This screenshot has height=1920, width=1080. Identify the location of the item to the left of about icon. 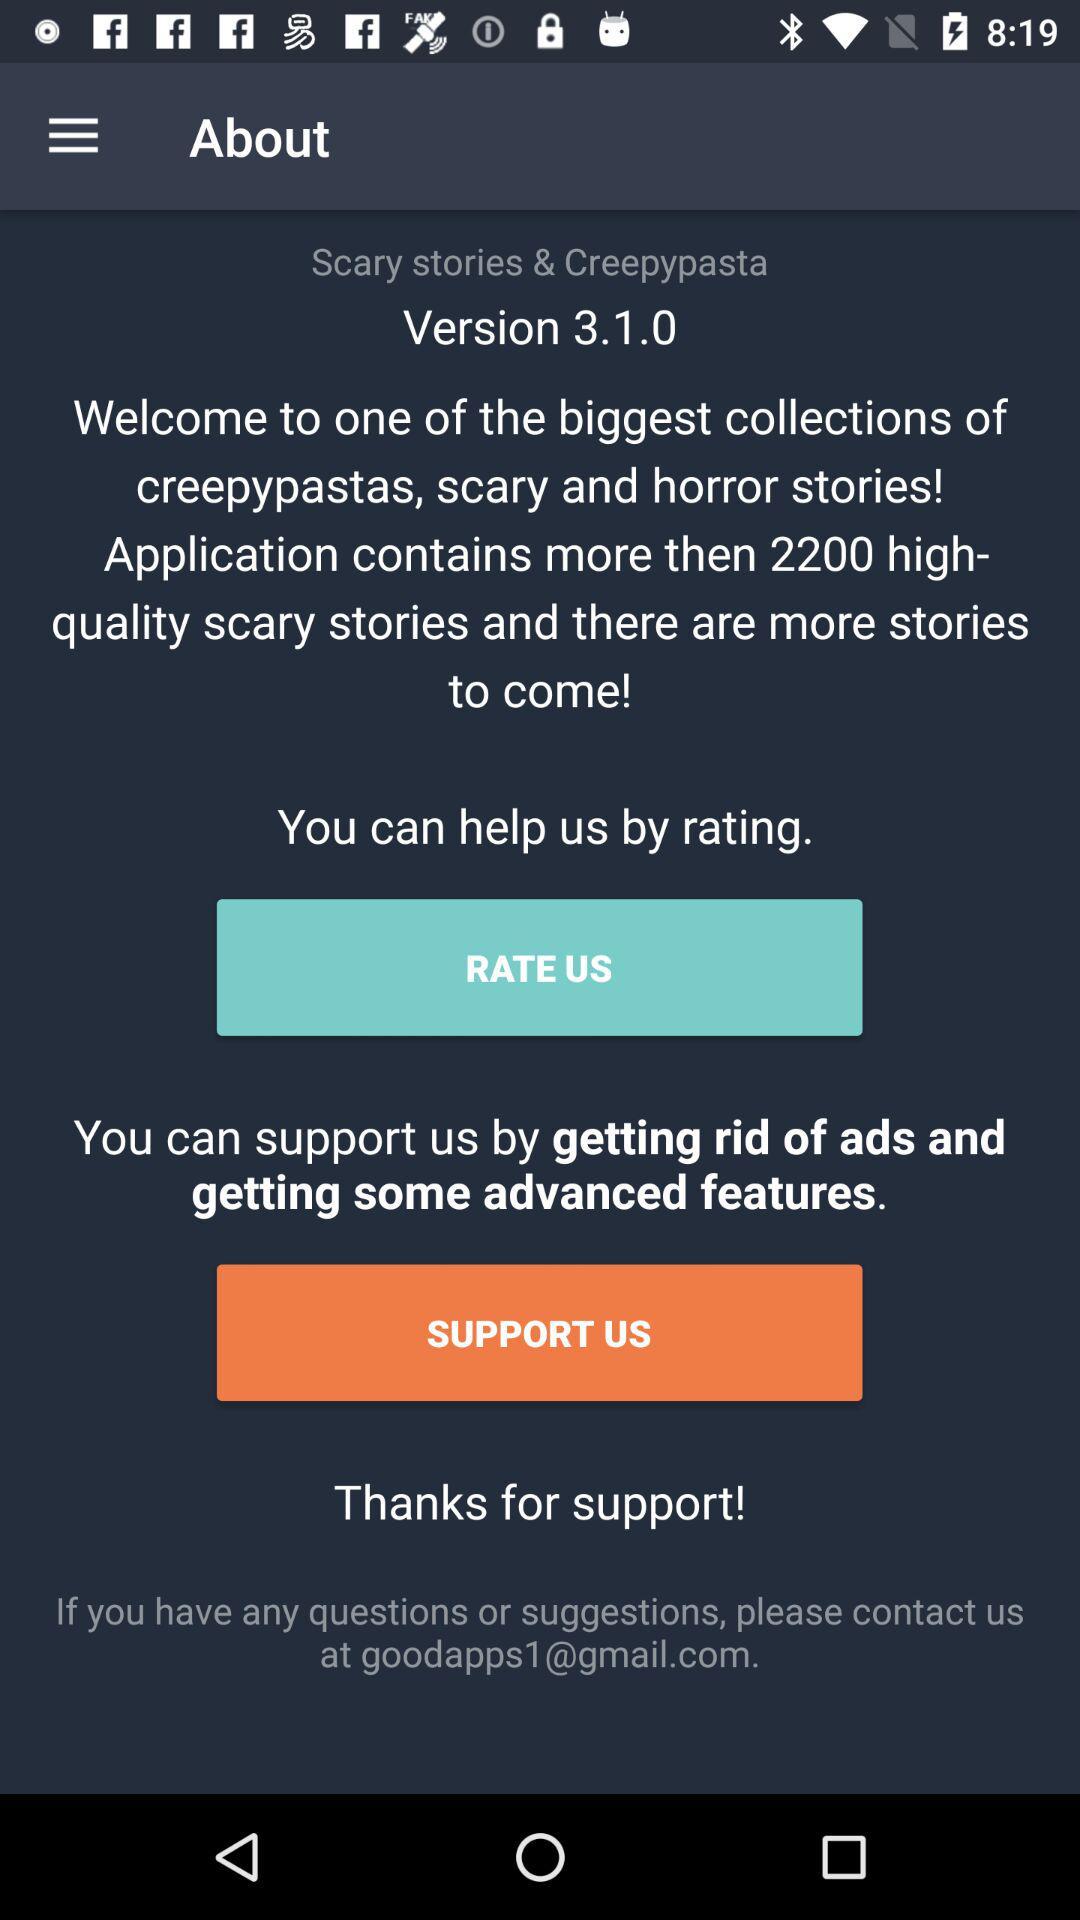
(72, 135).